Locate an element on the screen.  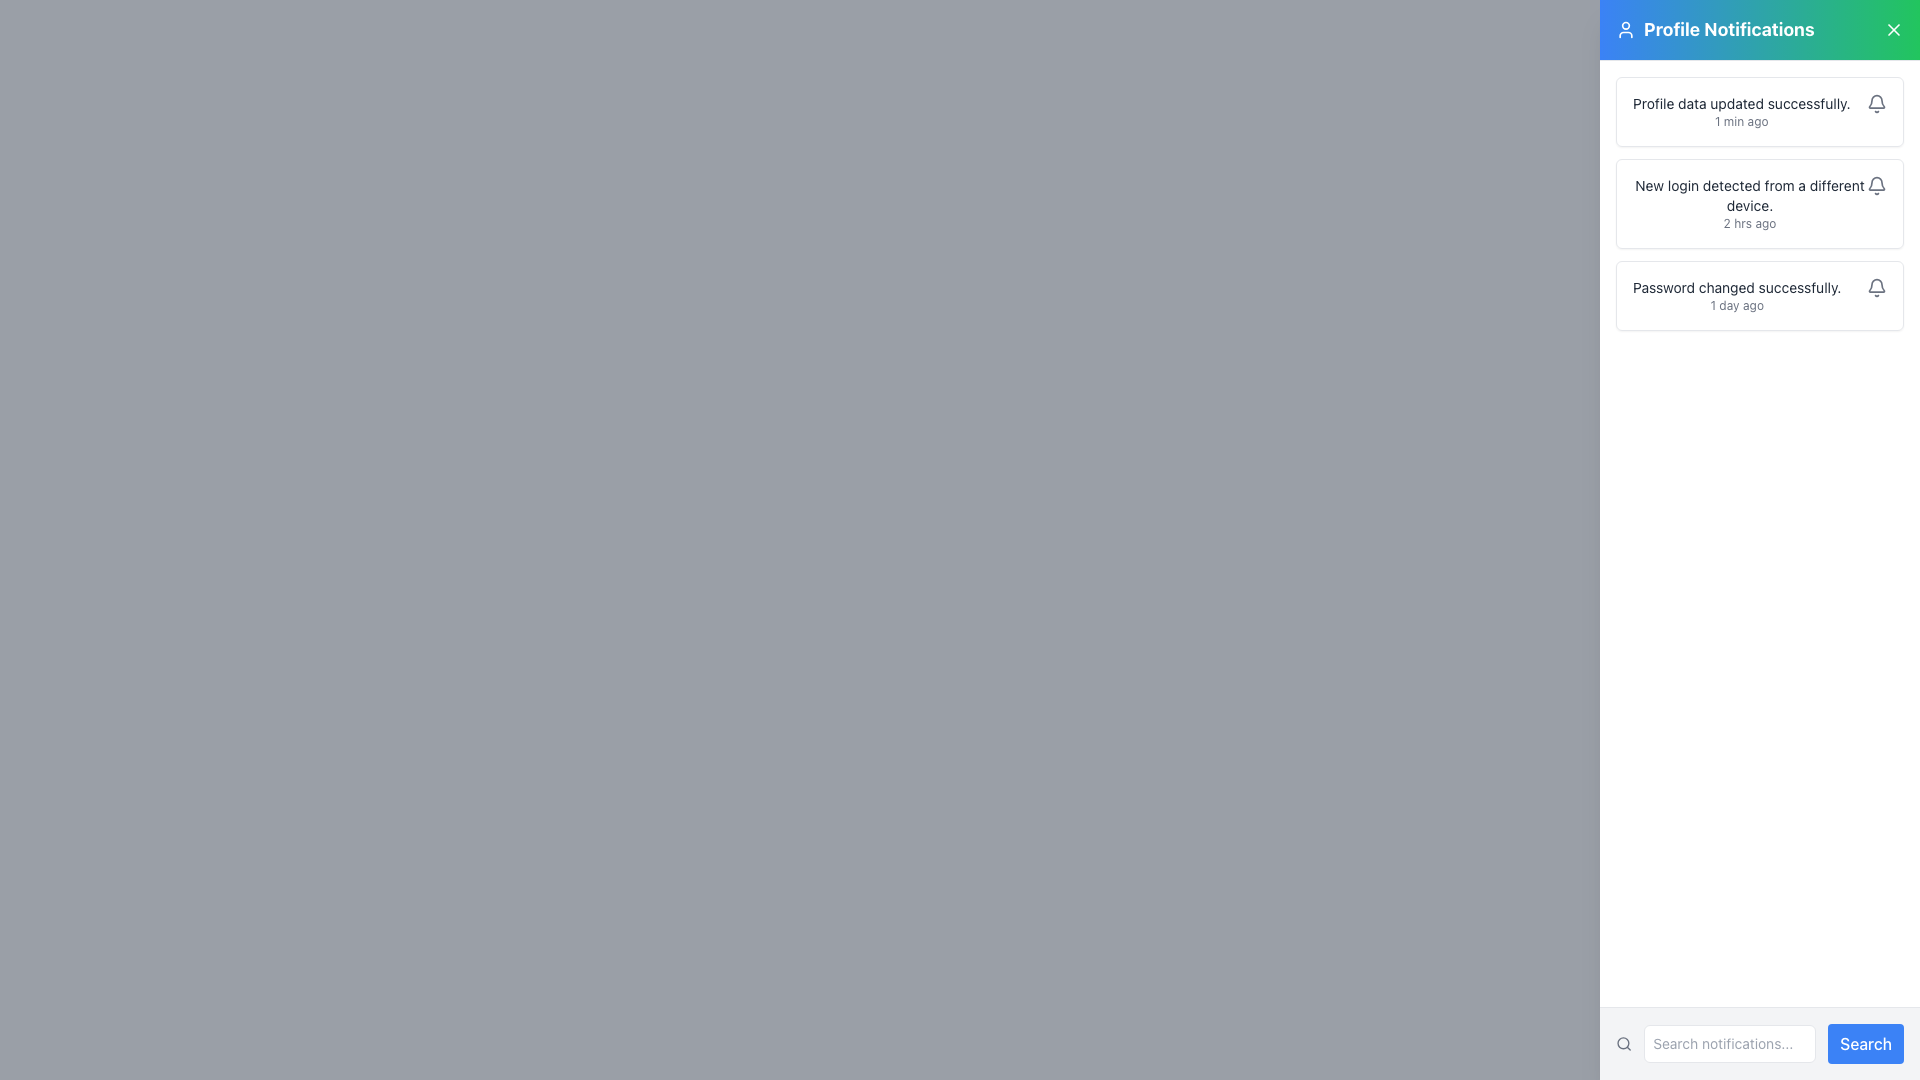
the text display element that shows 'Password changed successfully.' in the third notification card of the 'Profile Notifications' panel is located at coordinates (1736, 296).